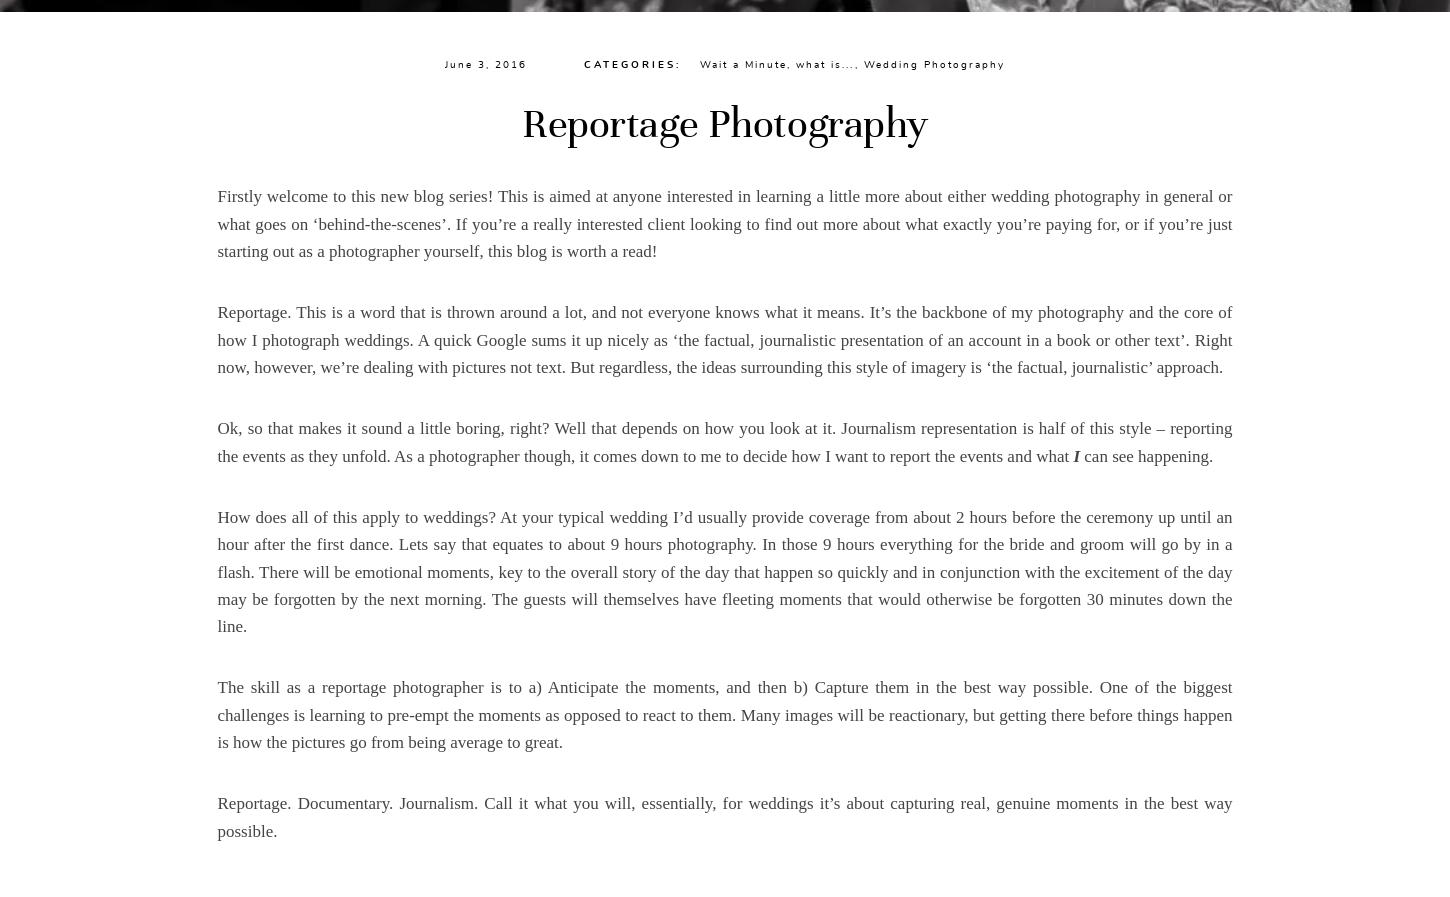 This screenshot has width=1450, height=897. What do you see at coordinates (723, 441) in the screenshot?
I see `'Ok, so that makes it sound a little boring, right? Well that depends on how you look at it. Journalism representation is half of this style – reporting the events as they unfold. As a photographer though, it comes down to me to decide how I want to report the events and what'` at bounding box center [723, 441].